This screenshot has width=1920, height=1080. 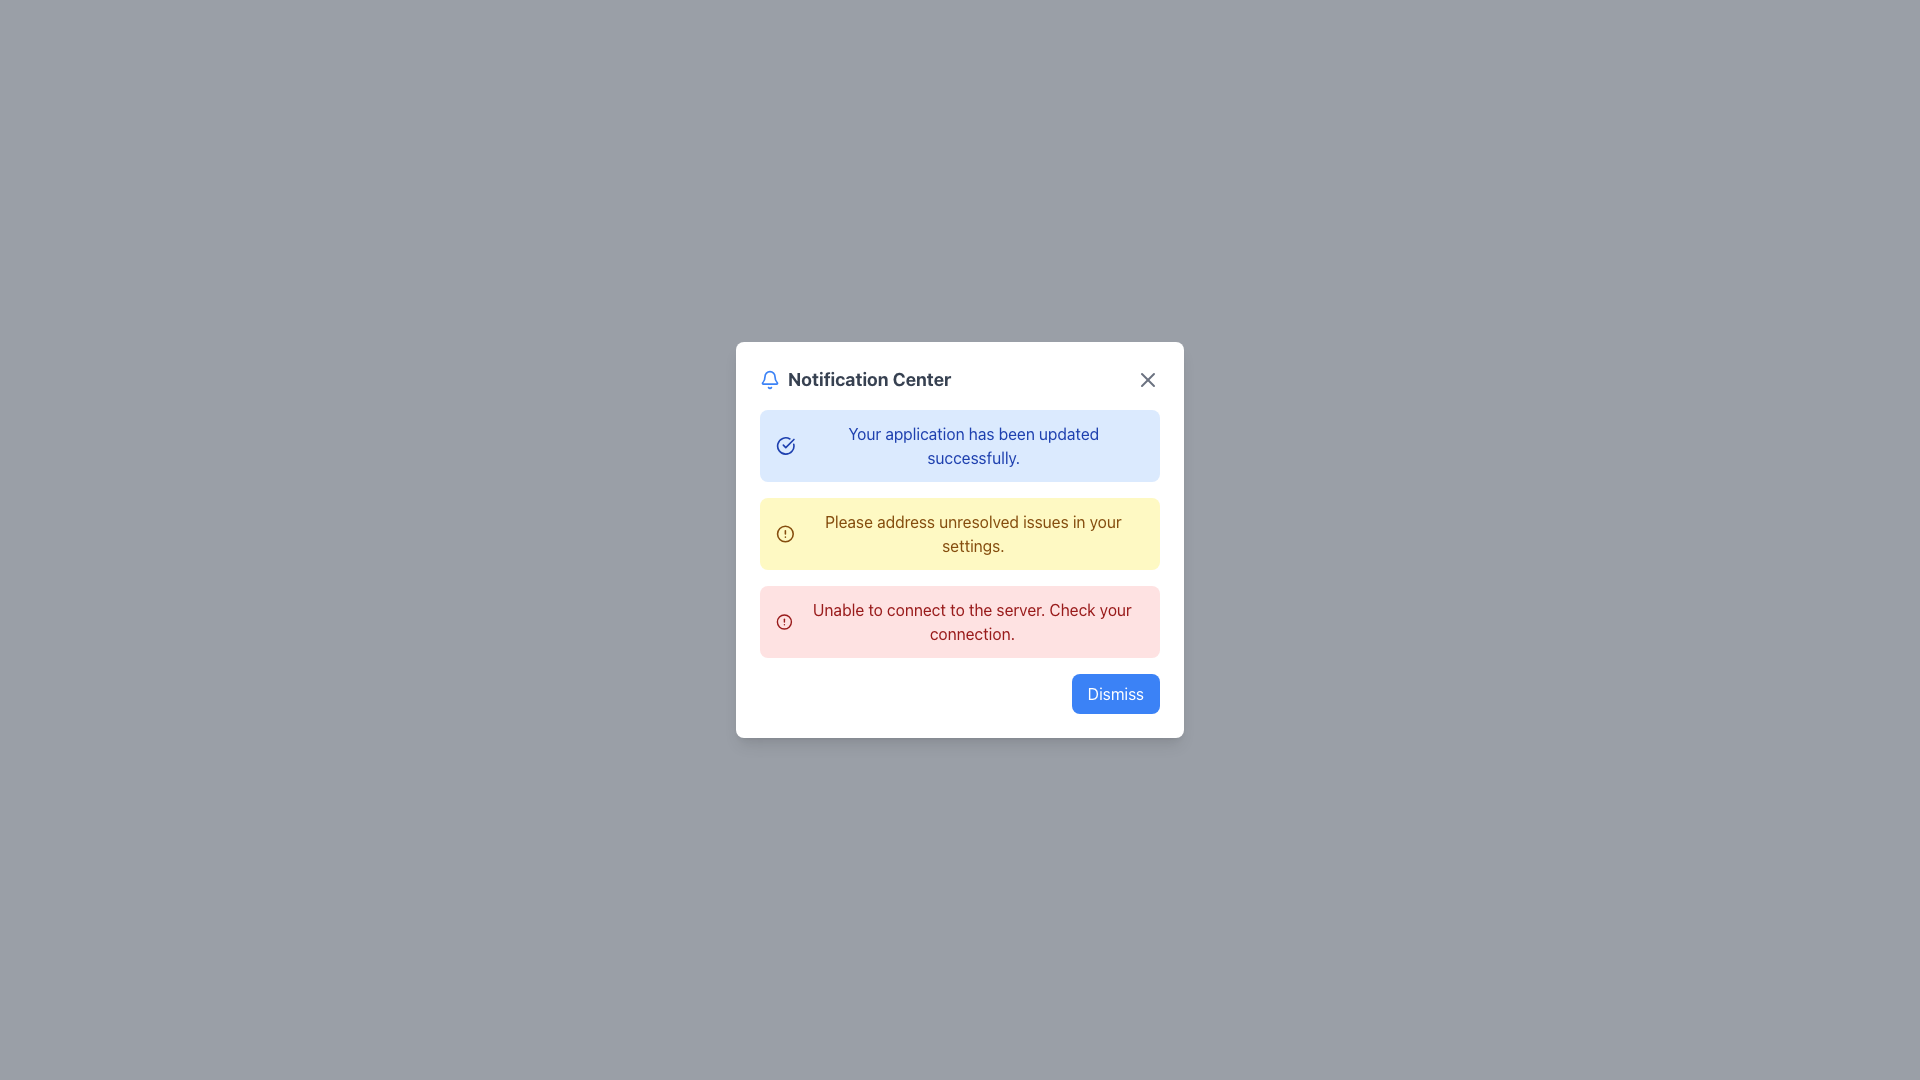 What do you see at coordinates (973, 445) in the screenshot?
I see `the text label displaying the message 'Your application has been updated successfully.' which is located in the first notification box in the Notification Center` at bounding box center [973, 445].